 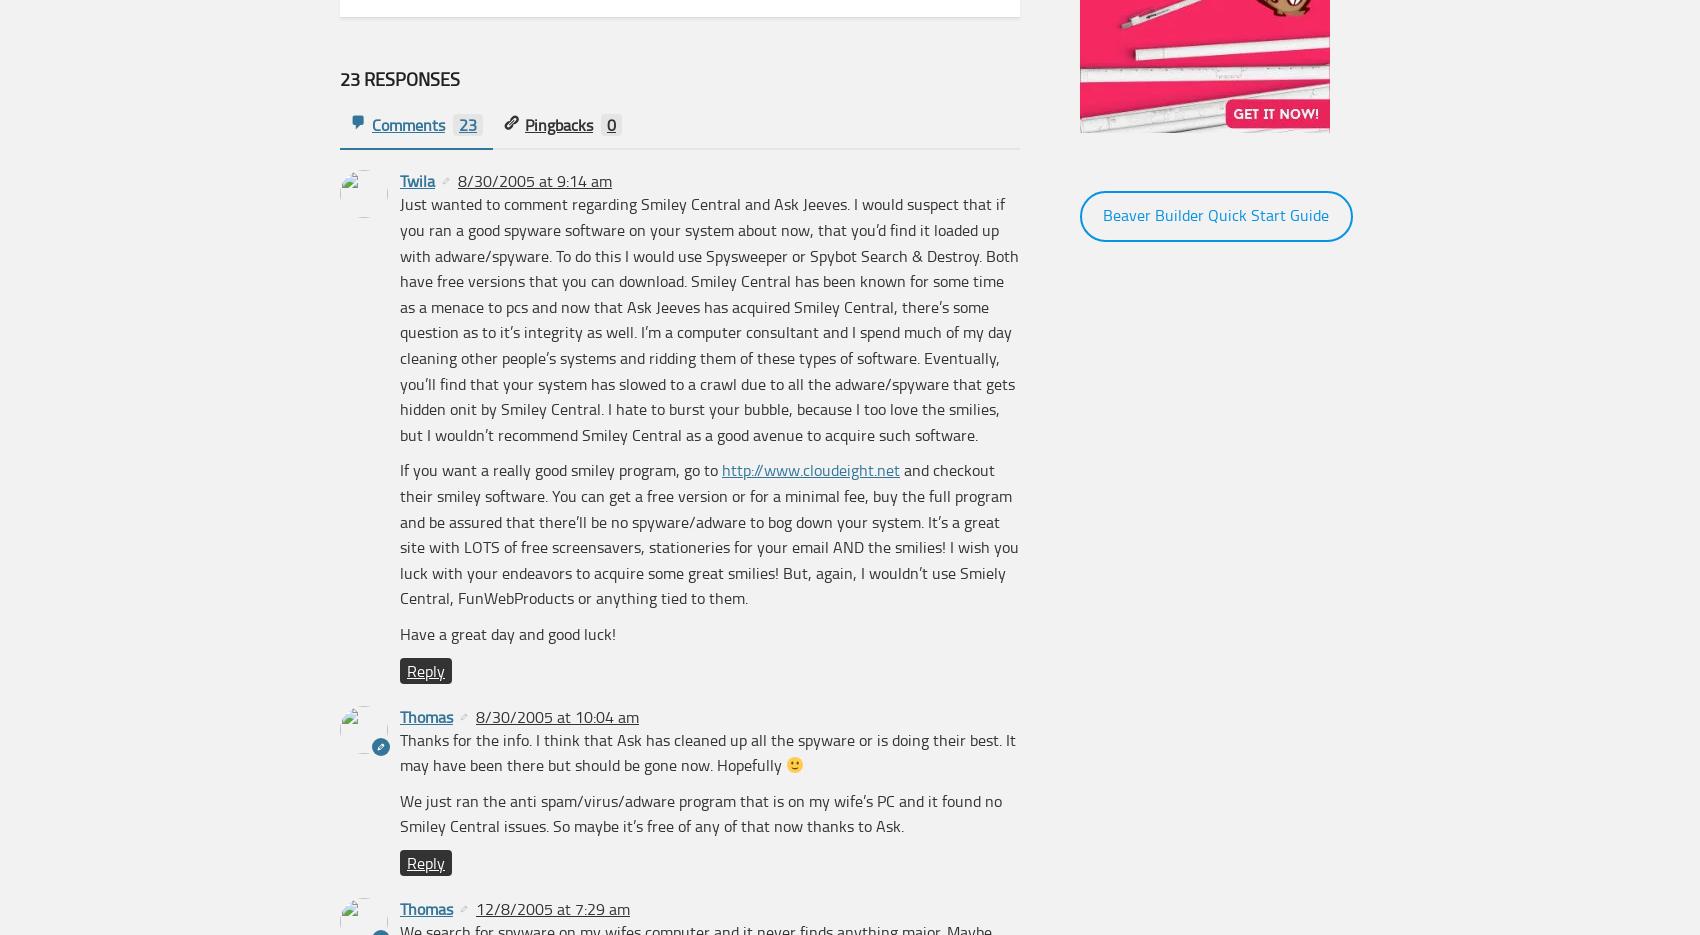 I want to click on 'Pingbacks', so click(x=557, y=122).